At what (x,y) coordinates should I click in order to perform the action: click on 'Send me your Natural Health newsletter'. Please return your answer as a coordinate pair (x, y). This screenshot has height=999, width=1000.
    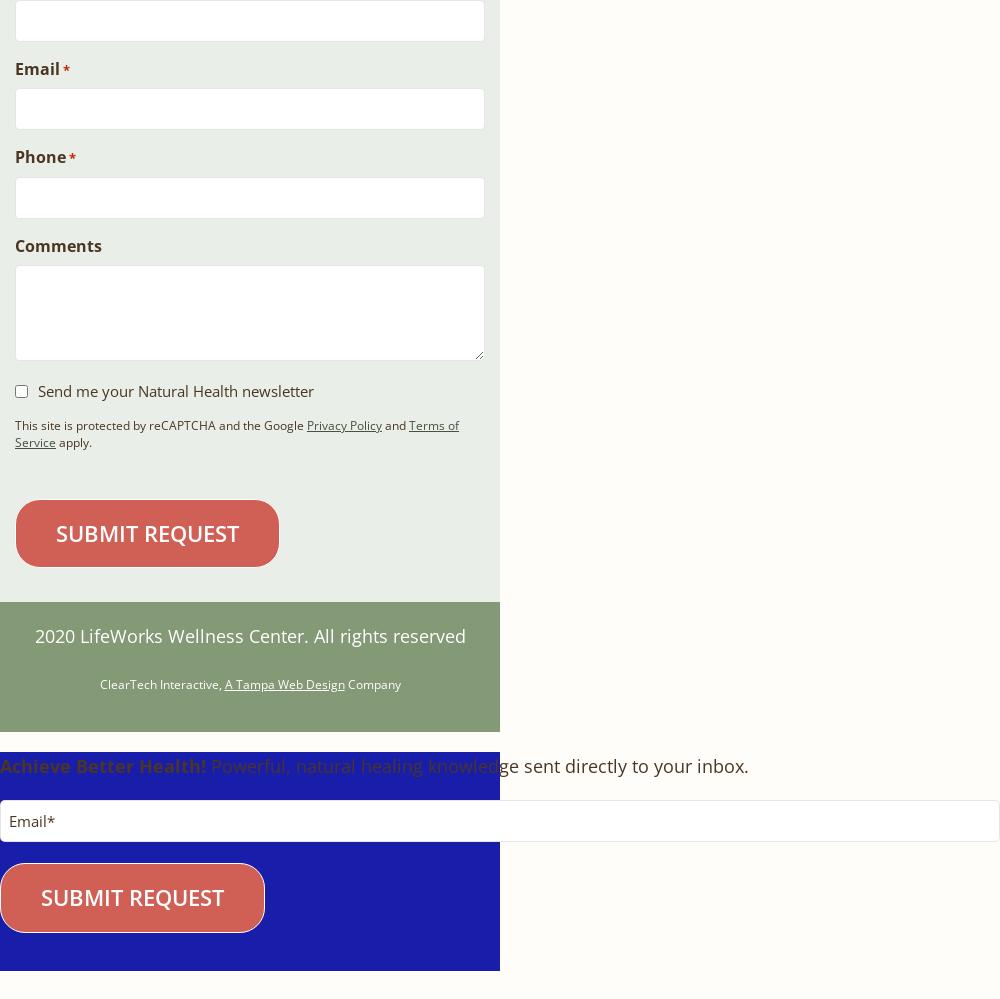
    Looking at the image, I should click on (38, 389).